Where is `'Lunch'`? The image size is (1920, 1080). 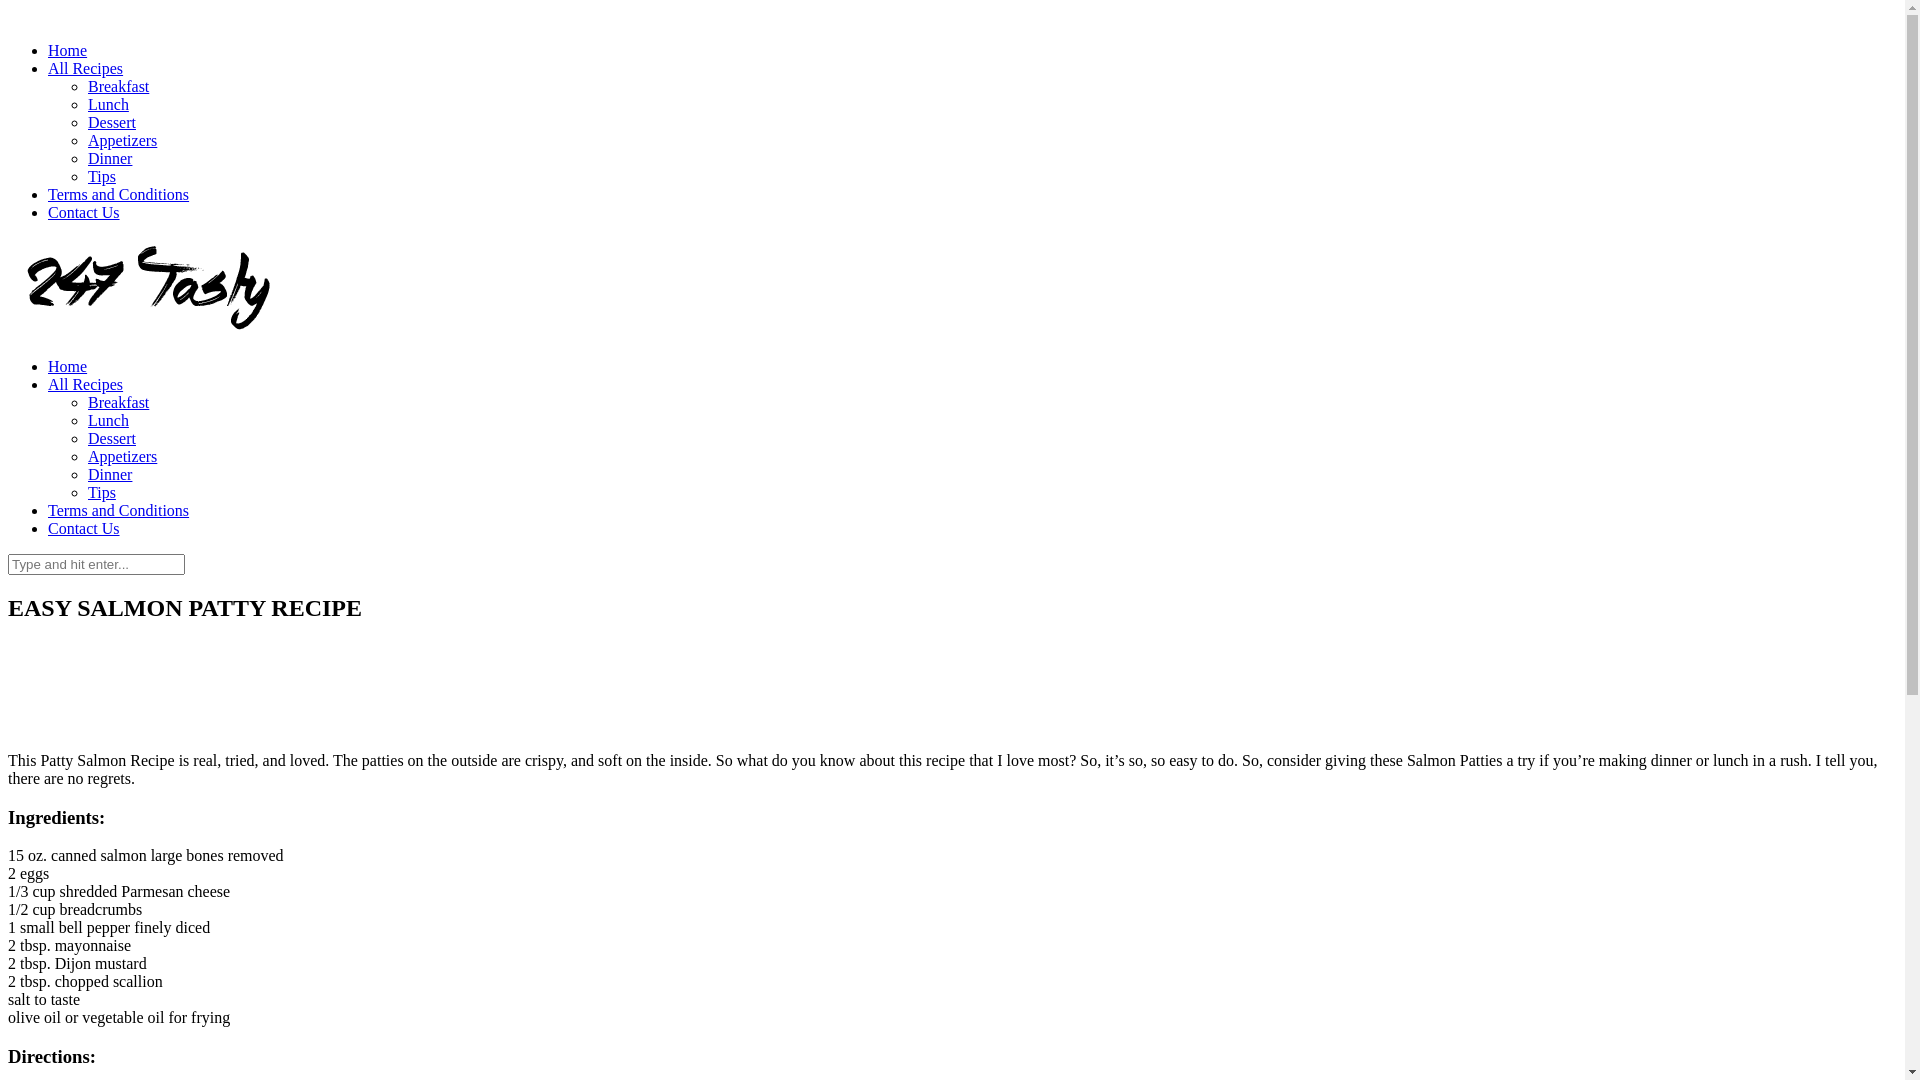
'Lunch' is located at coordinates (107, 419).